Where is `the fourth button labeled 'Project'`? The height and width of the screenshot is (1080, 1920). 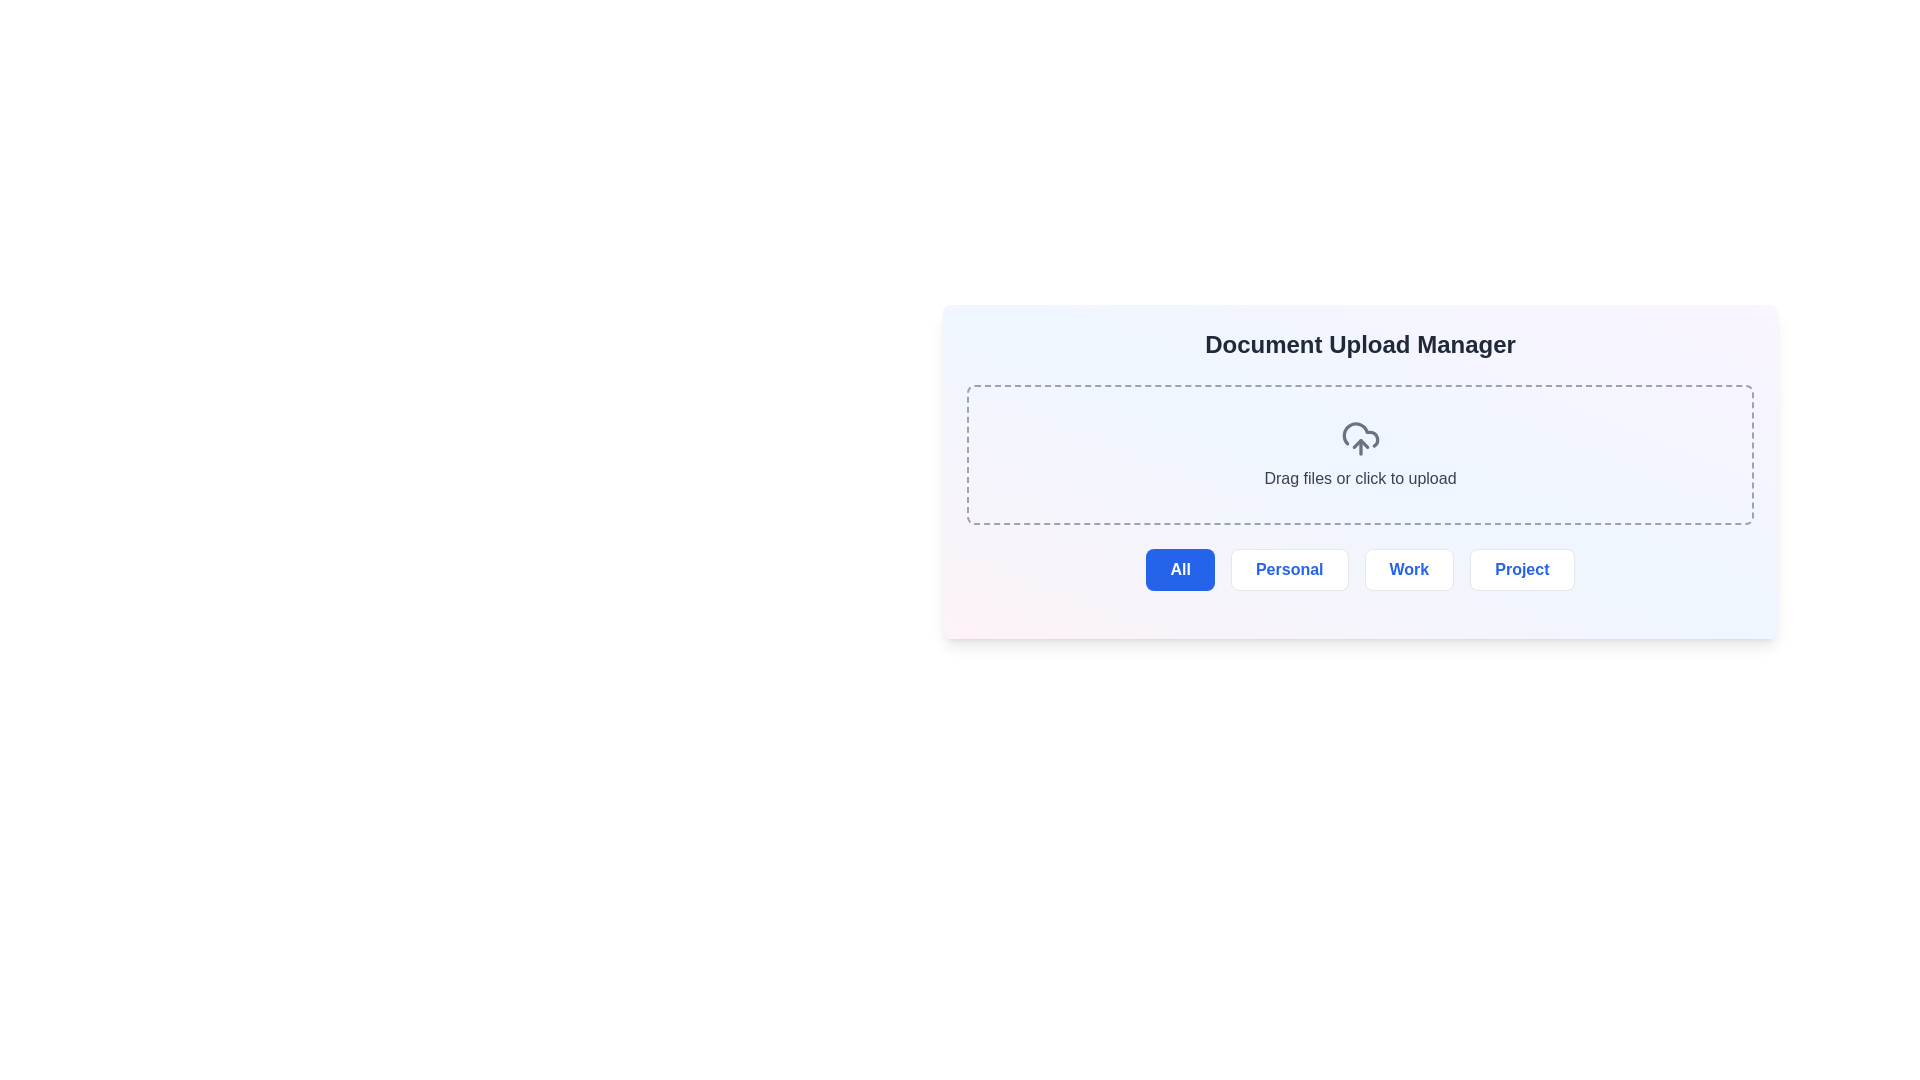
the fourth button labeled 'Project' is located at coordinates (1521, 570).